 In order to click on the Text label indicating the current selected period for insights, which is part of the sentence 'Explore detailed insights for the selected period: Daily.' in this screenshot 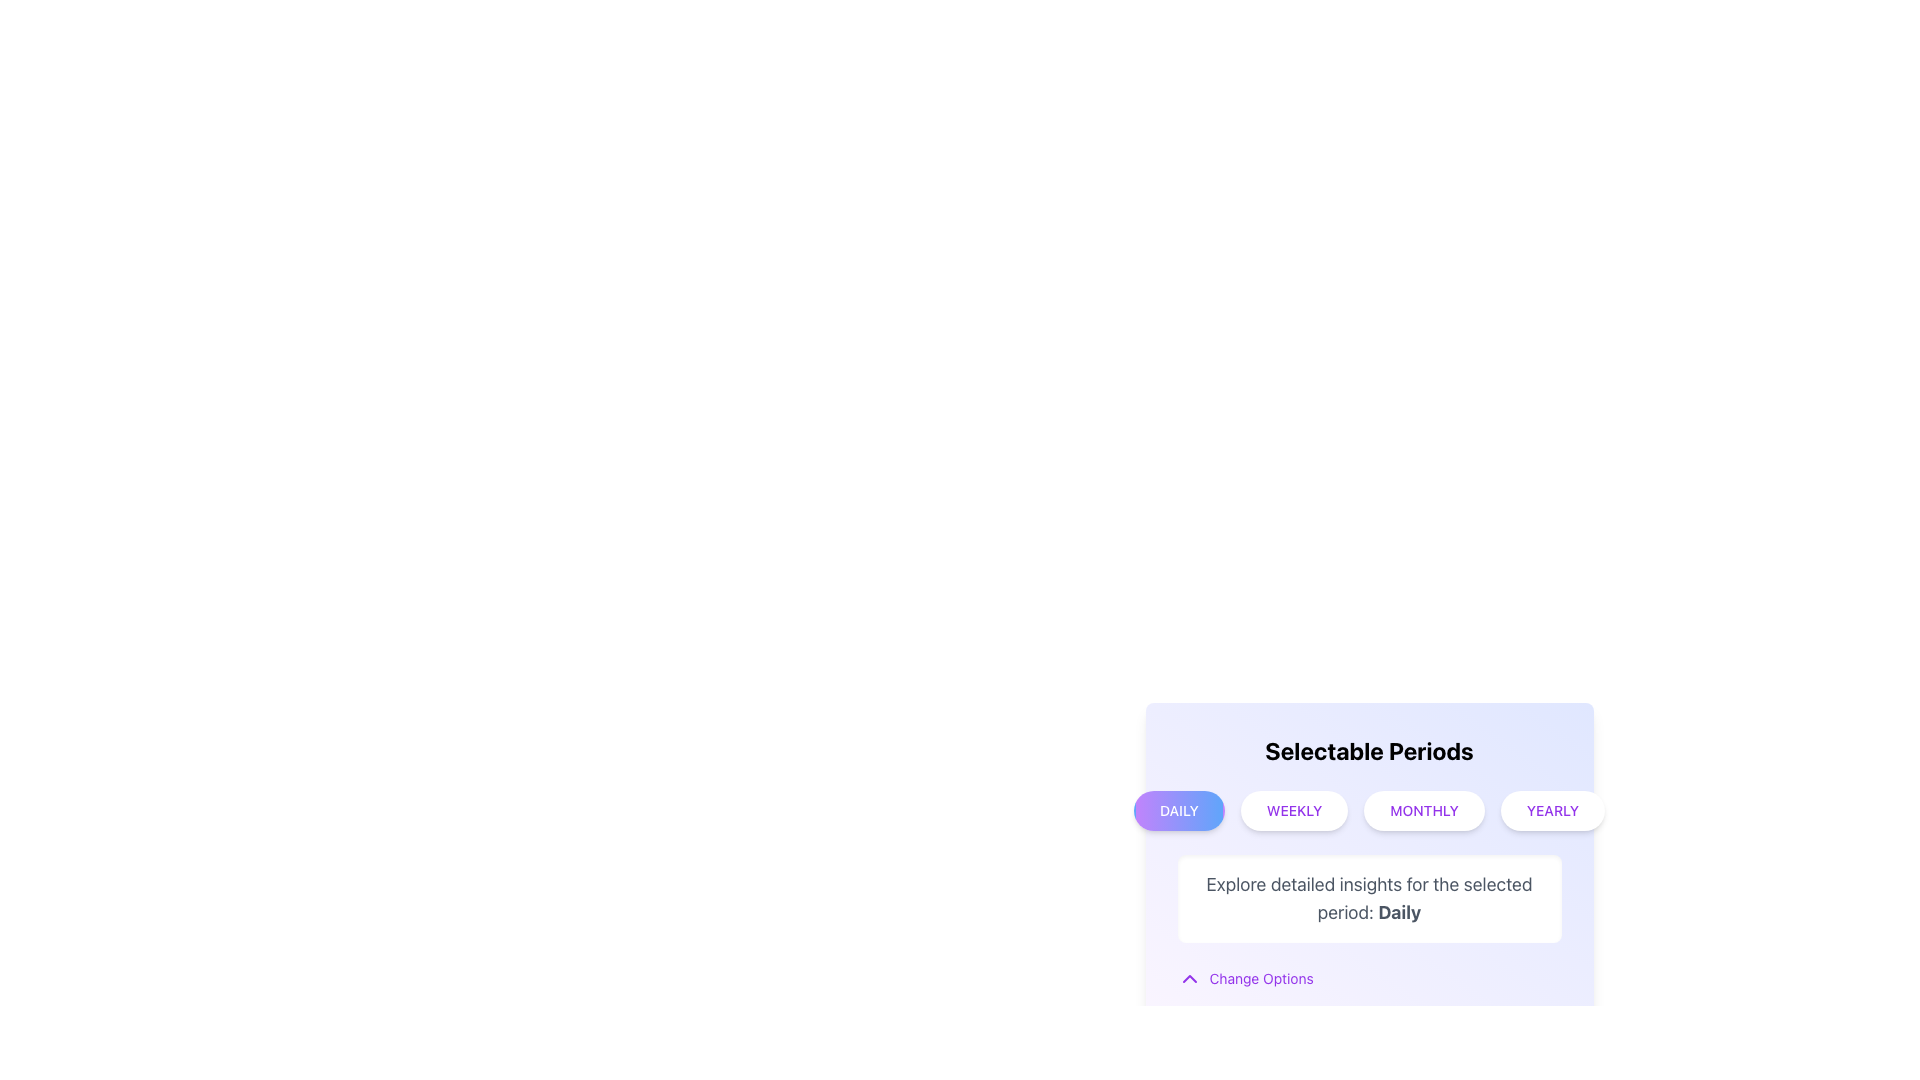, I will do `click(1398, 912)`.